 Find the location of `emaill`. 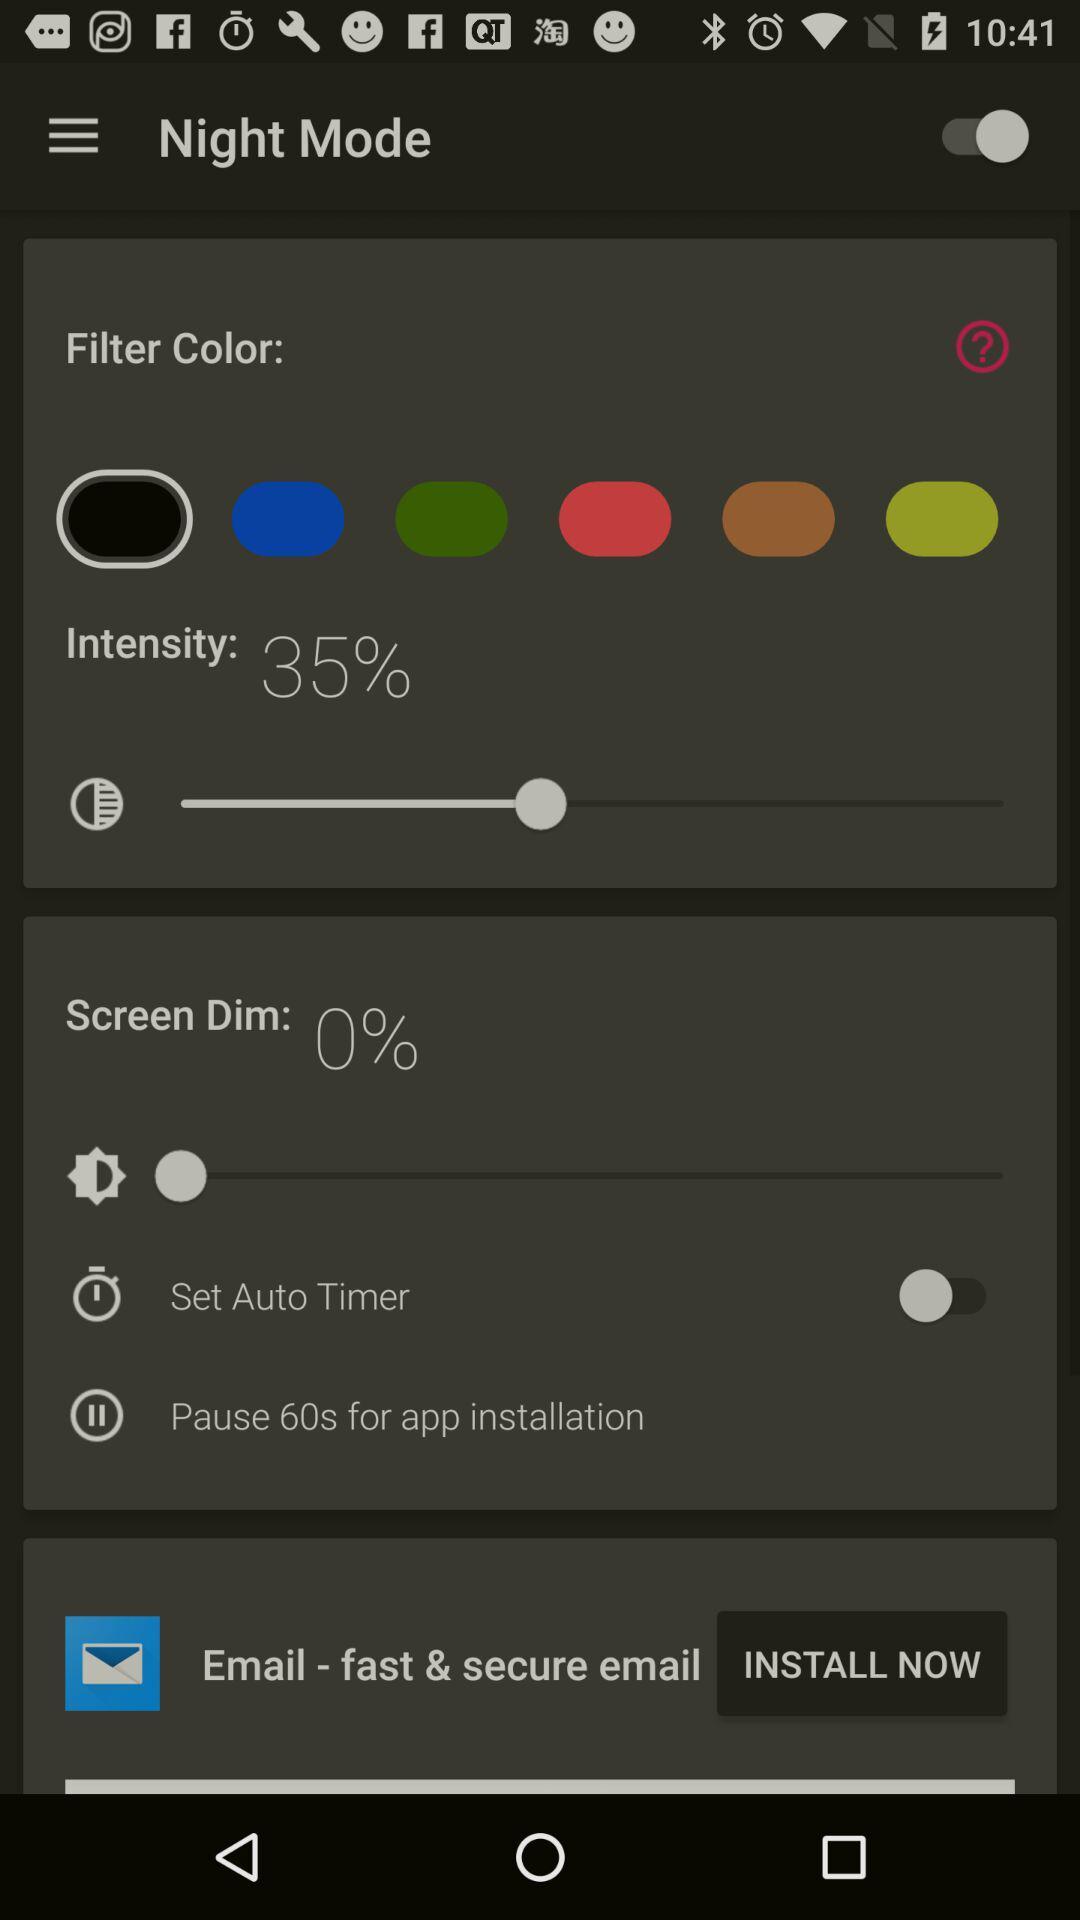

emaill is located at coordinates (112, 1663).